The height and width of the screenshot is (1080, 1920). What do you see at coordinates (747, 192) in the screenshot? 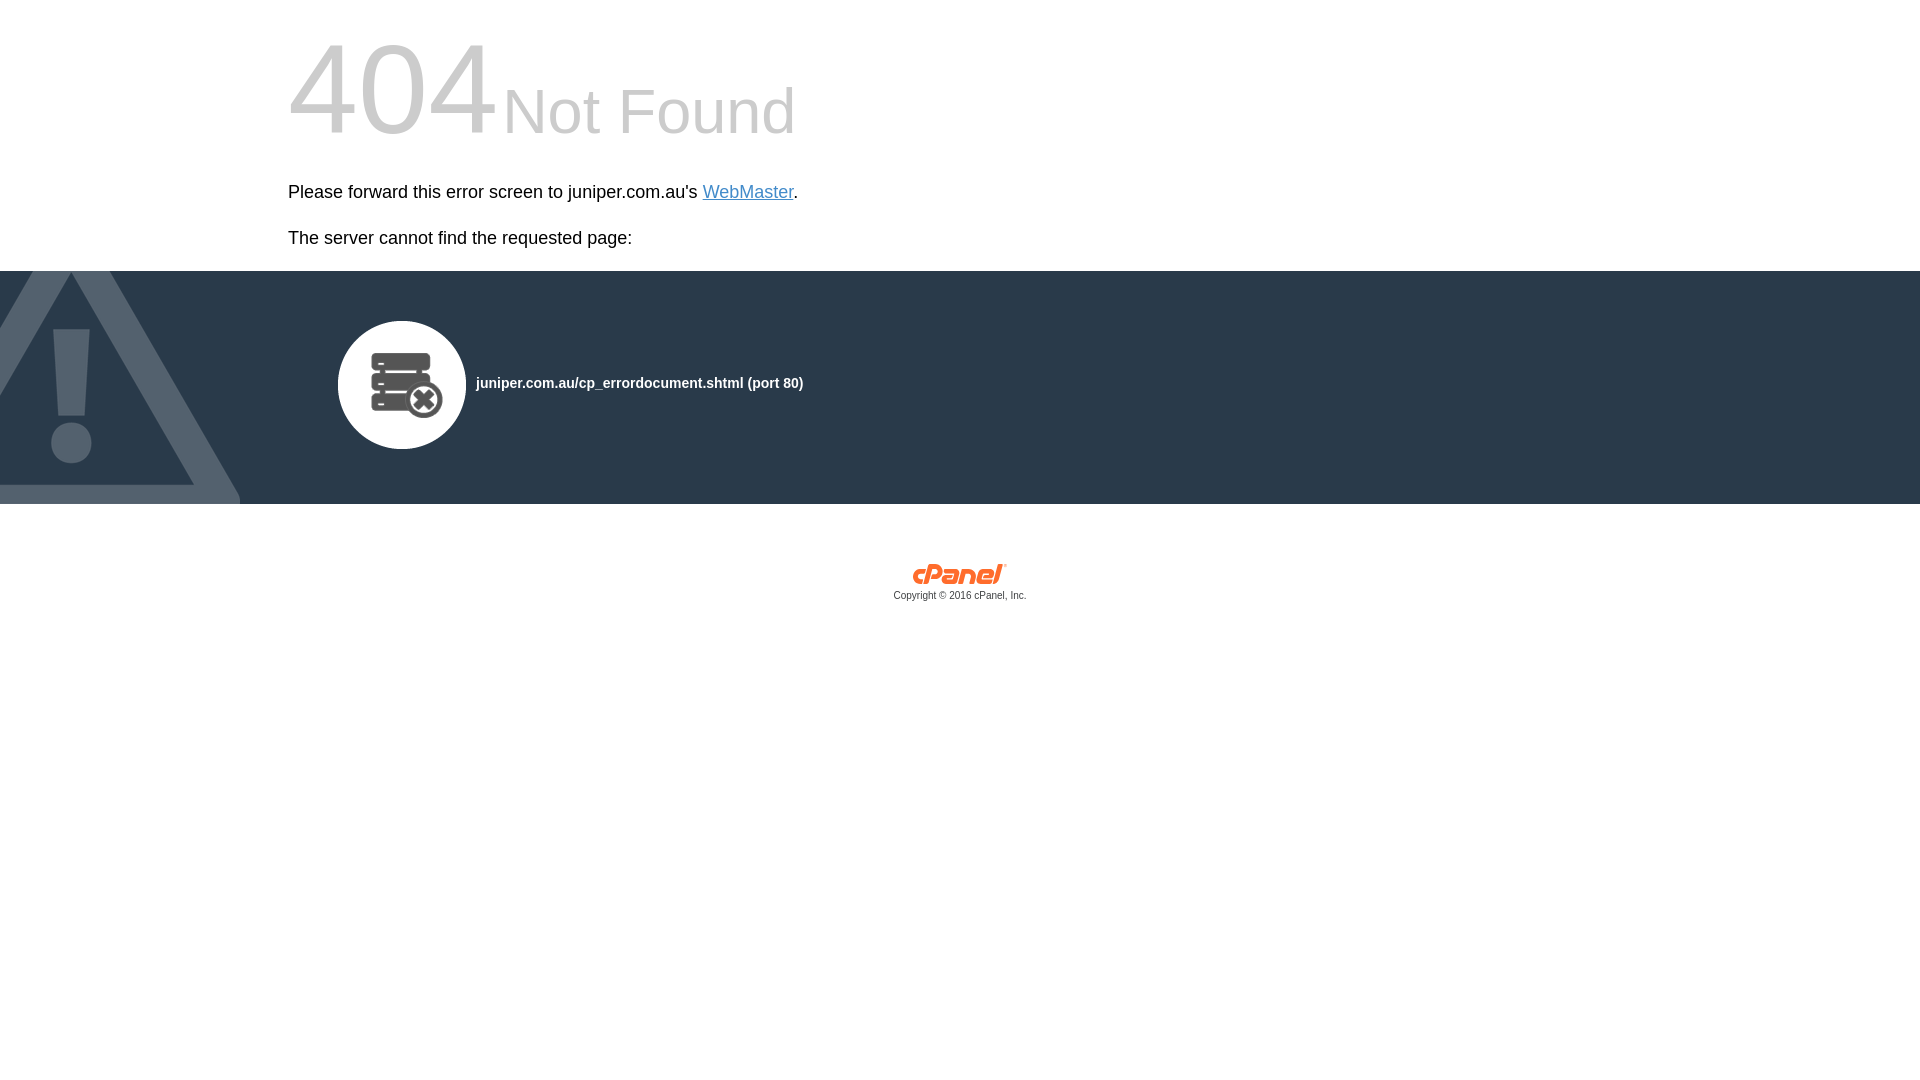
I see `'WebMaster'` at bounding box center [747, 192].